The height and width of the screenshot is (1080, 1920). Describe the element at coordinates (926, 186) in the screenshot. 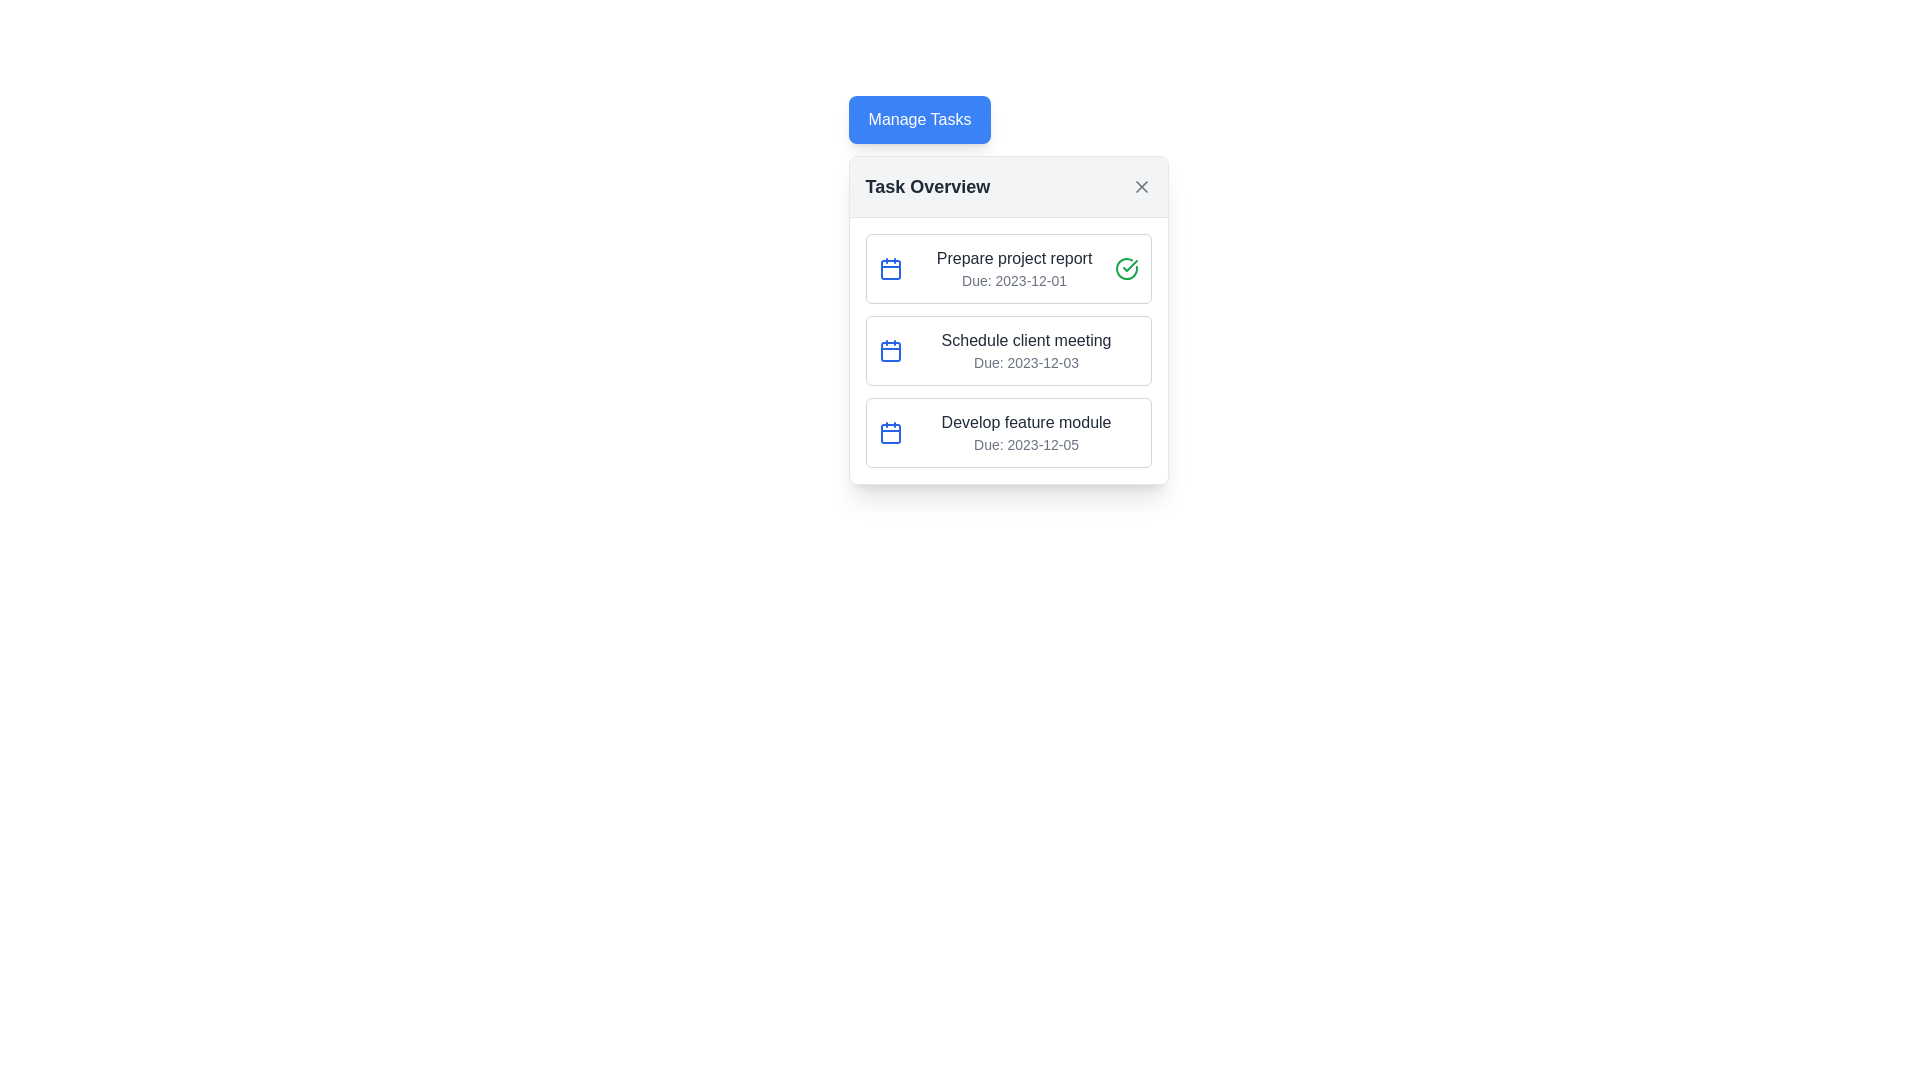

I see `the bold and large text label reading 'Task Overview' at the top-left of the panel interface` at that location.